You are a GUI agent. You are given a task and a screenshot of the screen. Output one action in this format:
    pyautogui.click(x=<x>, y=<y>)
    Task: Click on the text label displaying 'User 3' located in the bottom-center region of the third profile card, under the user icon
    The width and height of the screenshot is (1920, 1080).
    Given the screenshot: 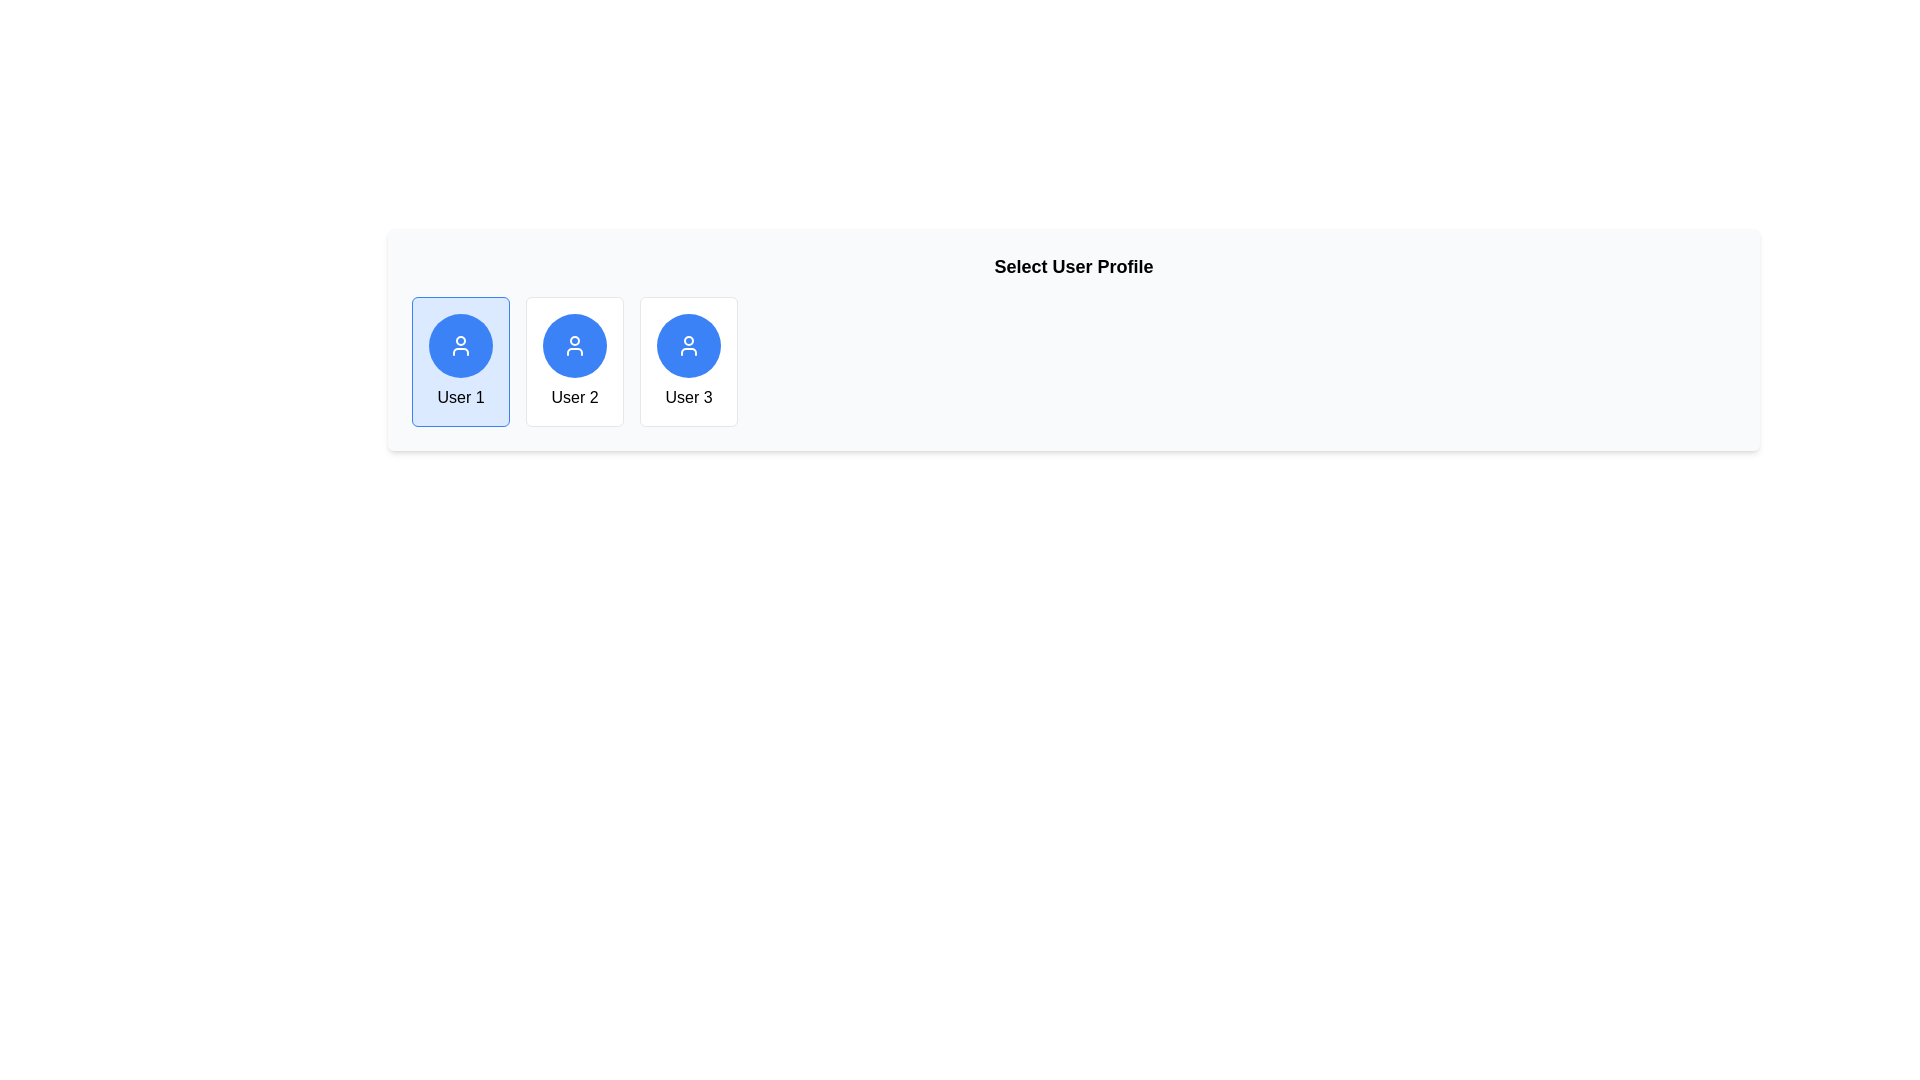 What is the action you would take?
    pyautogui.click(x=688, y=397)
    